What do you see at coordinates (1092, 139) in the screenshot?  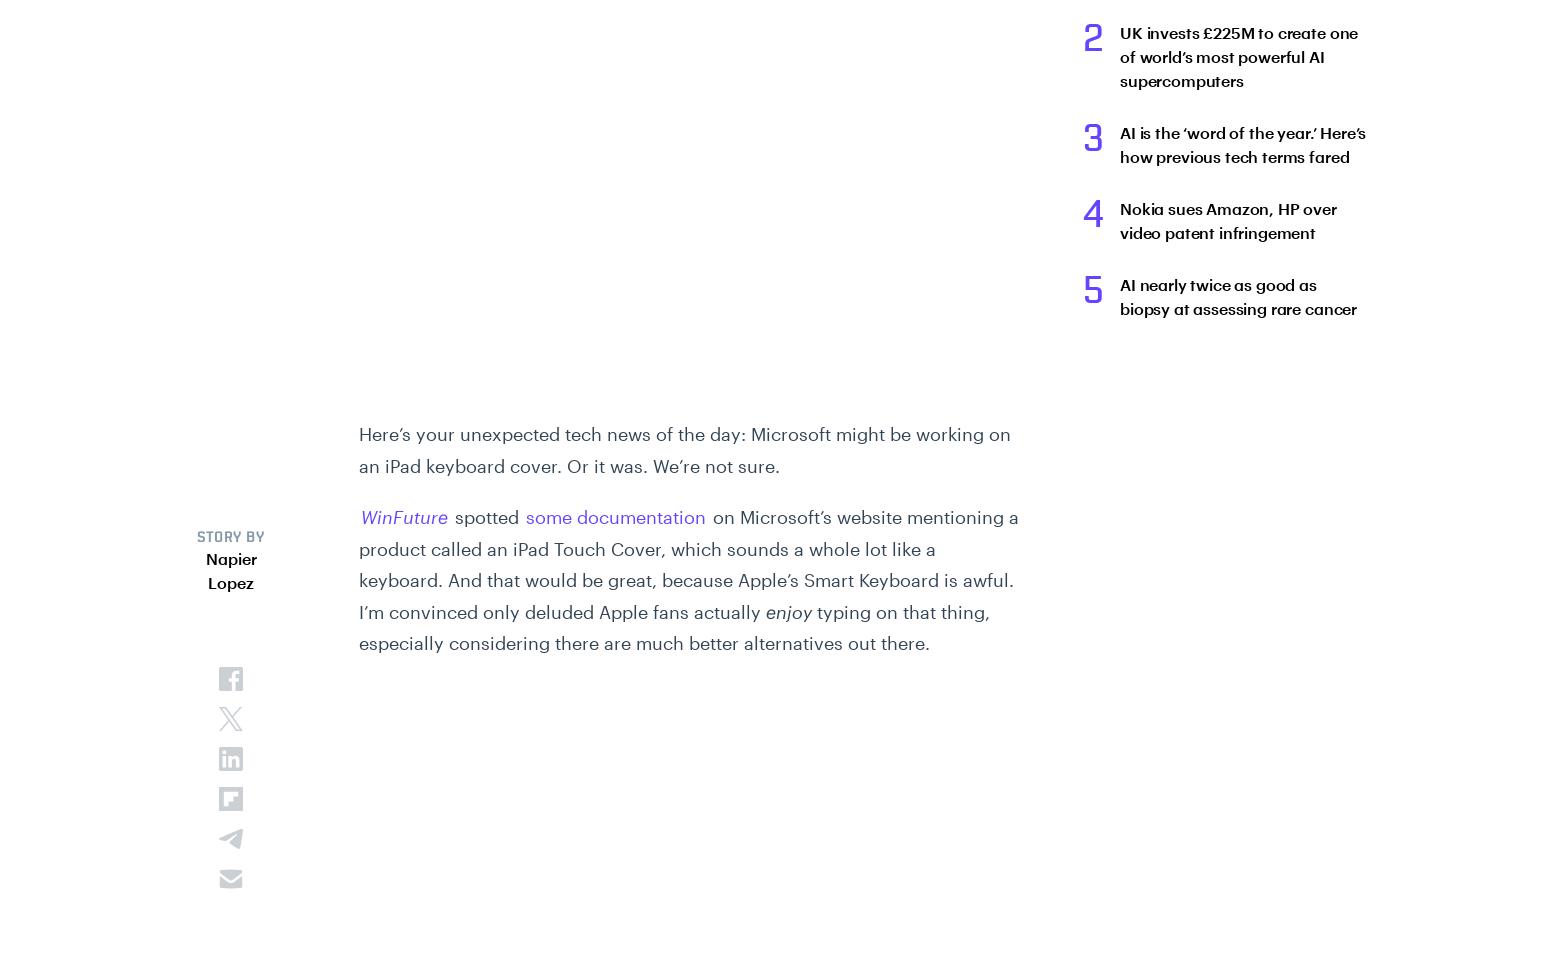 I see `'3'` at bounding box center [1092, 139].